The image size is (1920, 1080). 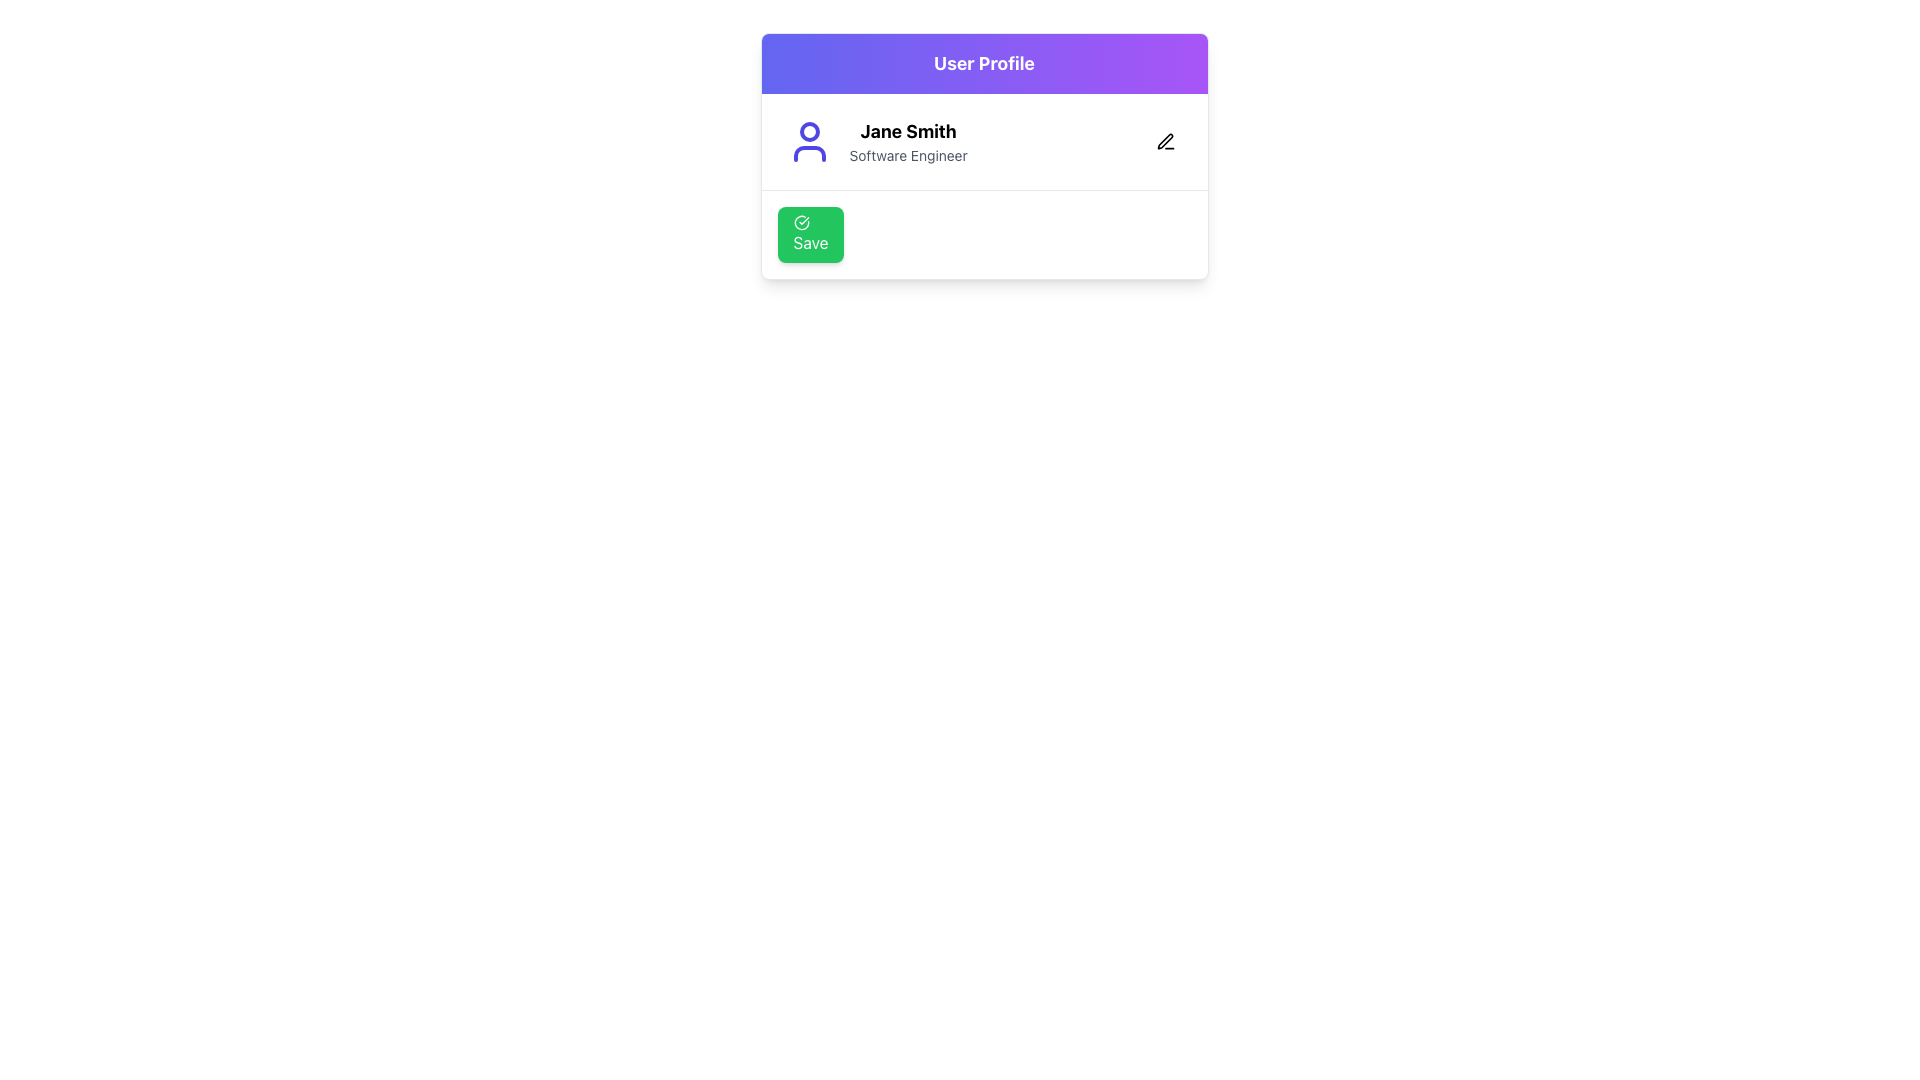 I want to click on the Text Label that displays the user's name, located at the top of the profile card and aligned to the right of the avatar icon, so click(x=907, y=131).